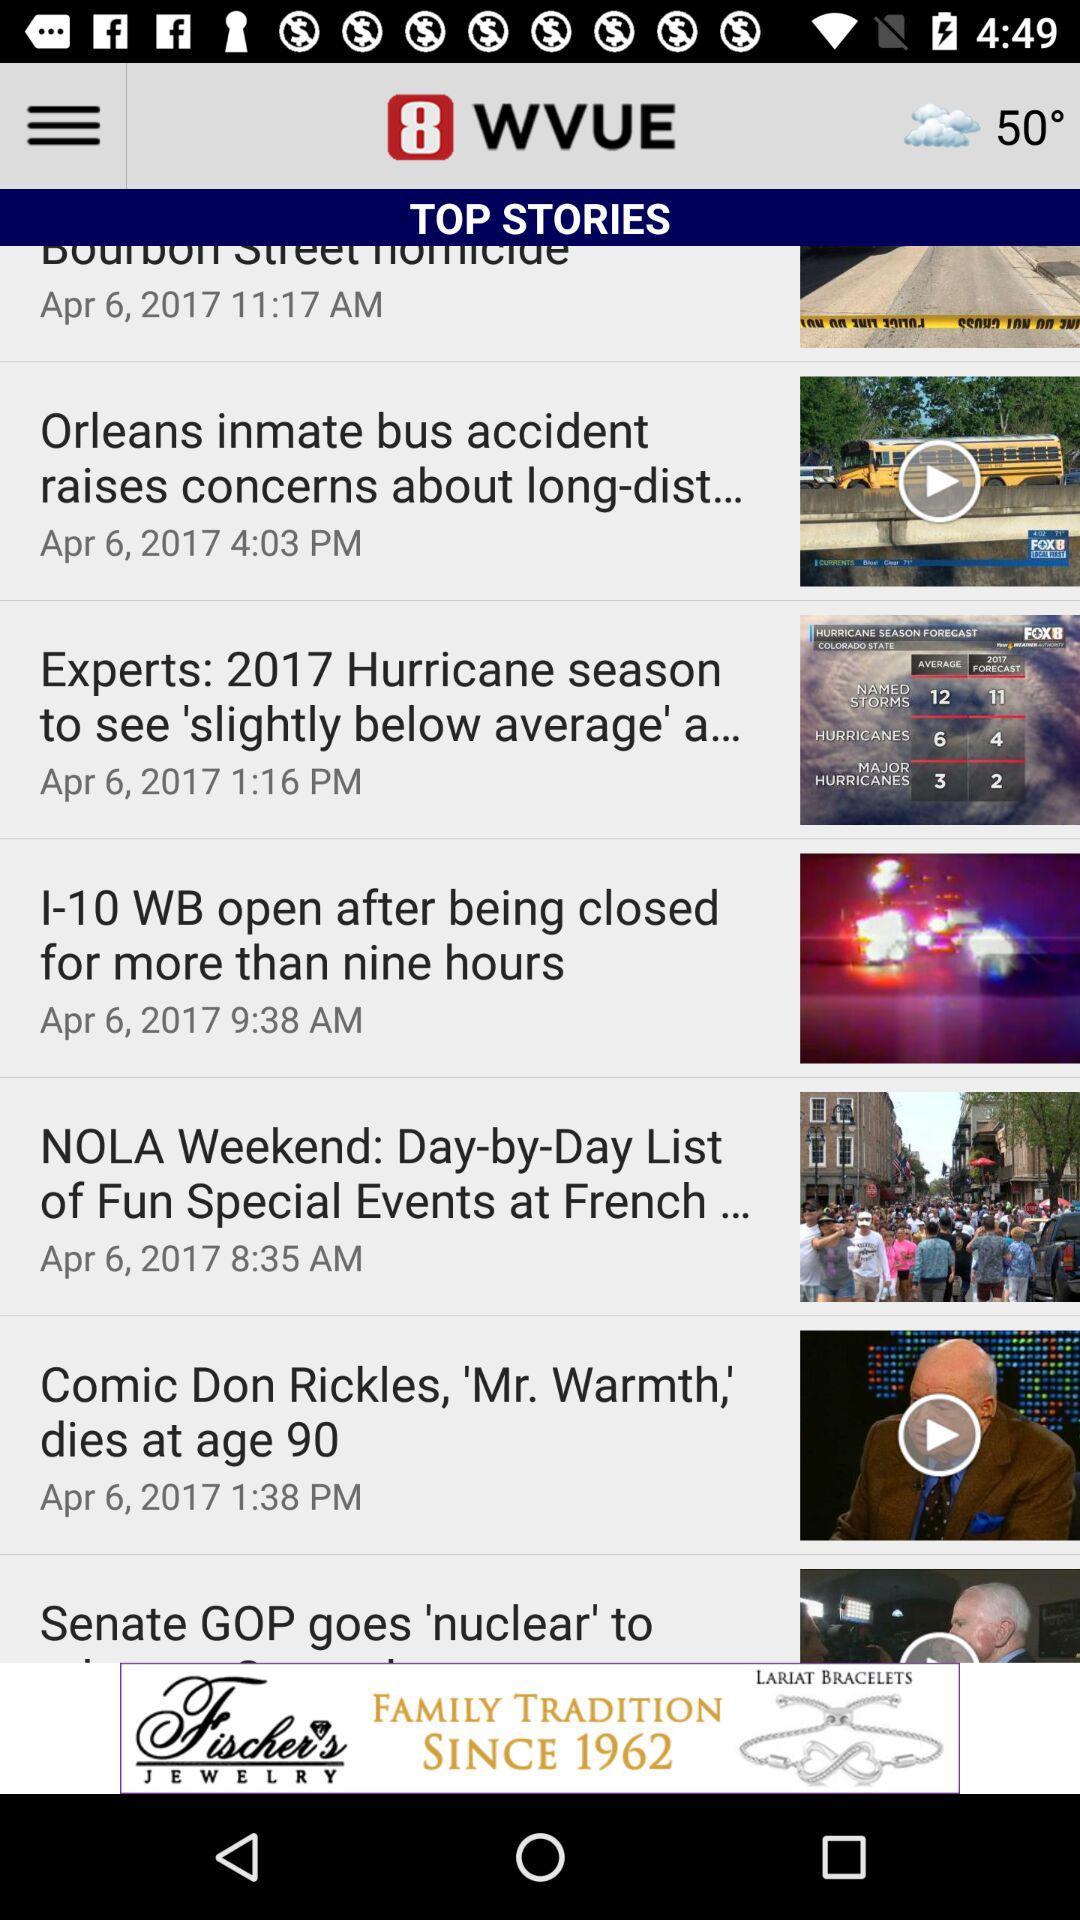  Describe the element at coordinates (940, 481) in the screenshot. I see `play button on second option image` at that location.